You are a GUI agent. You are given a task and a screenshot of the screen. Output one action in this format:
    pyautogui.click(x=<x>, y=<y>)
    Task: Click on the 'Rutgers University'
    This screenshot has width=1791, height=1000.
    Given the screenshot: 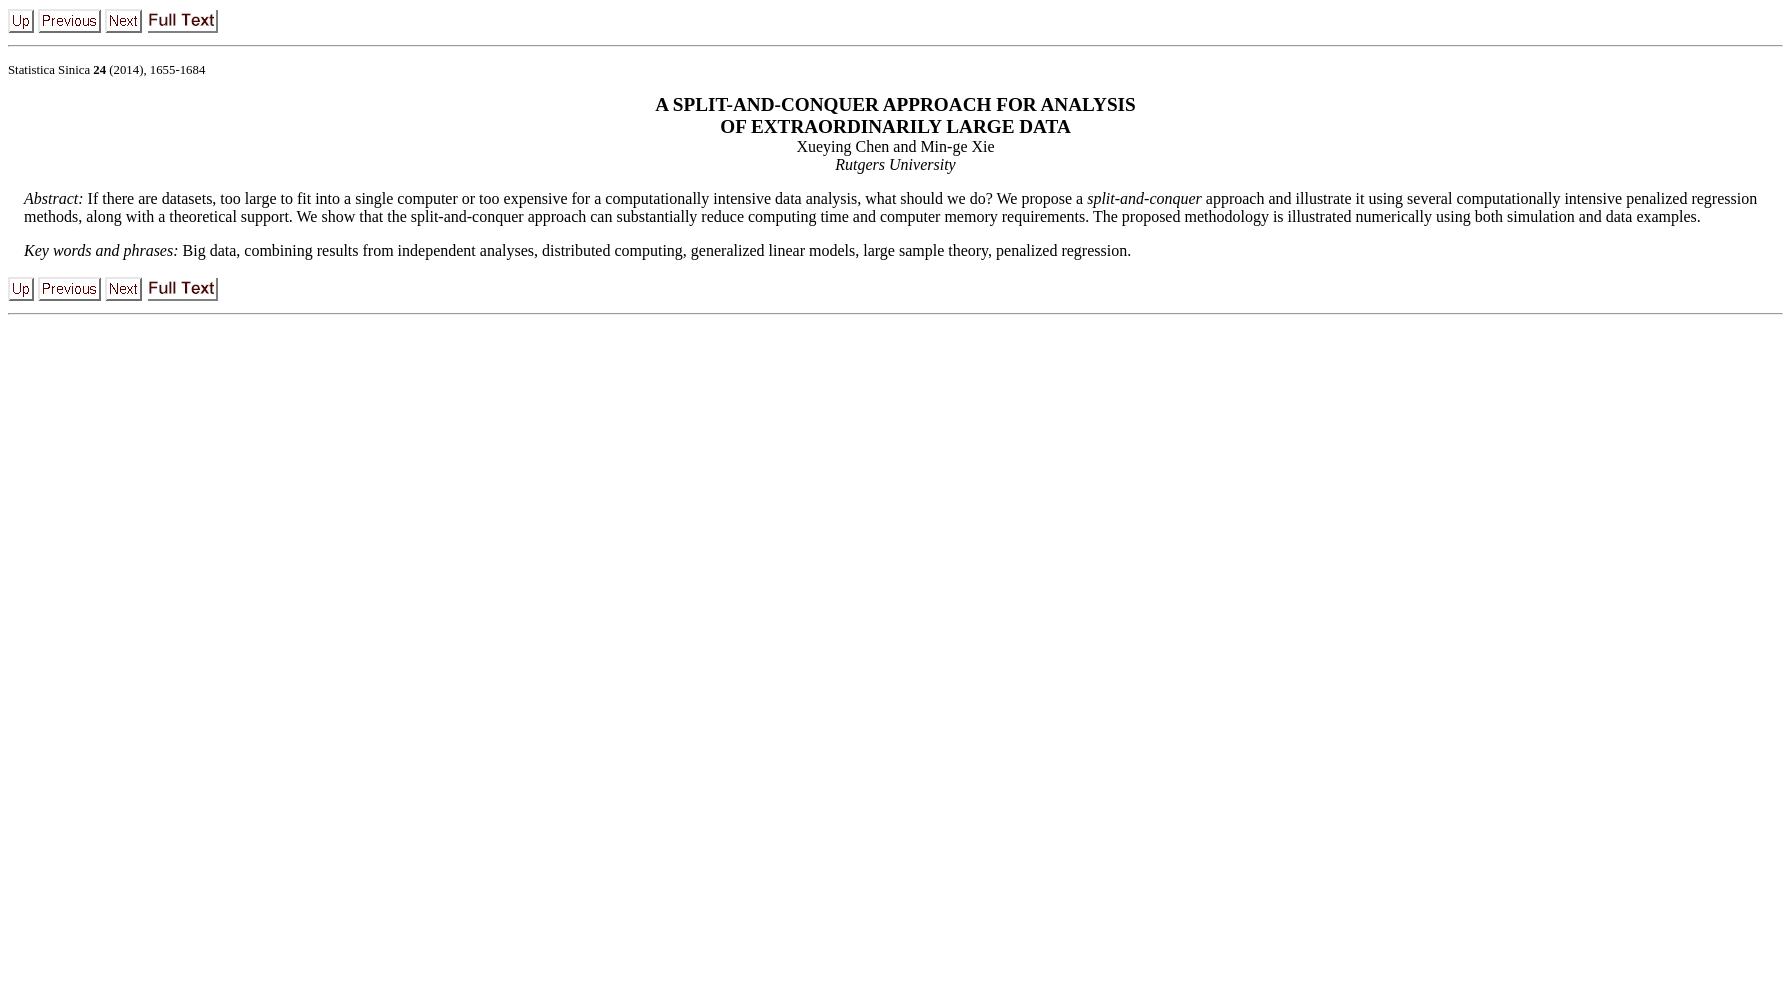 What is the action you would take?
    pyautogui.click(x=834, y=164)
    